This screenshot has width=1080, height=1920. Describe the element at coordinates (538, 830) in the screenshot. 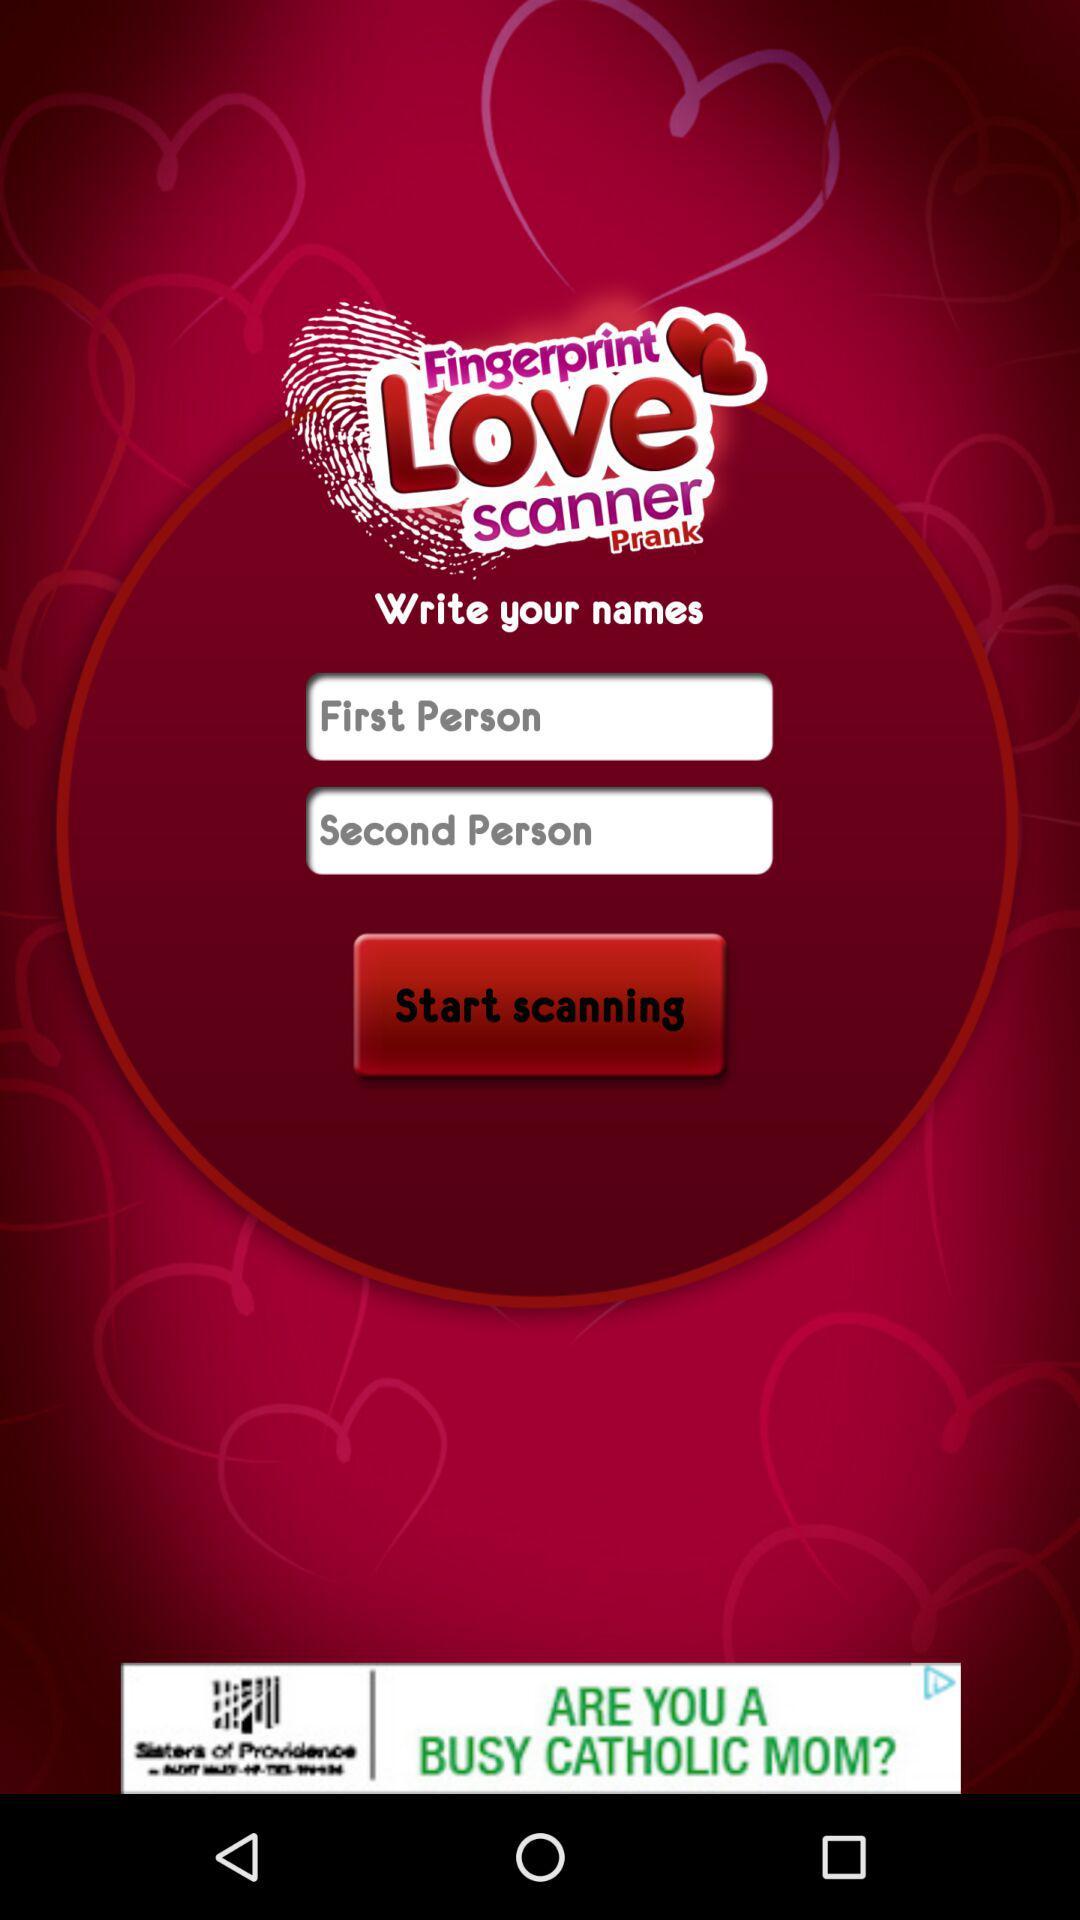

I see `insert name field` at that location.